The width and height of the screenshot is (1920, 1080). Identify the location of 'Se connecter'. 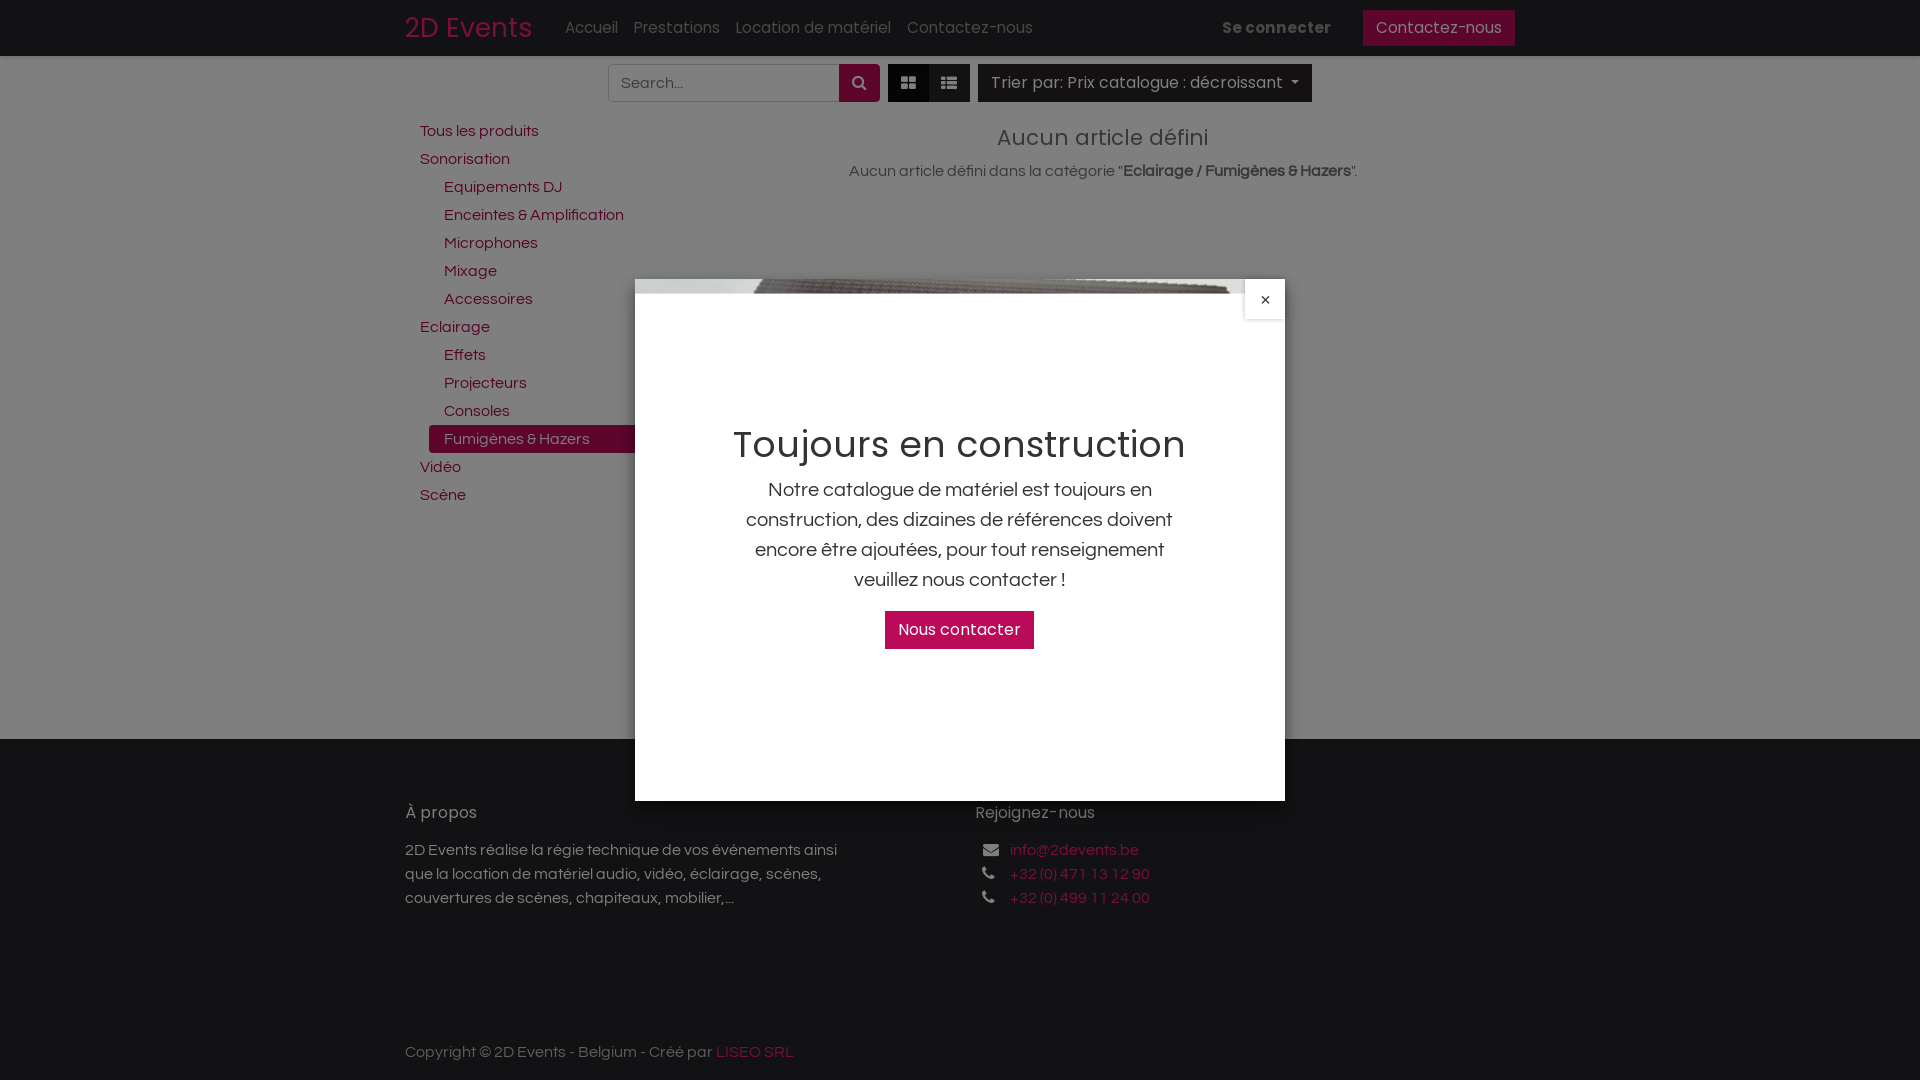
(1213, 28).